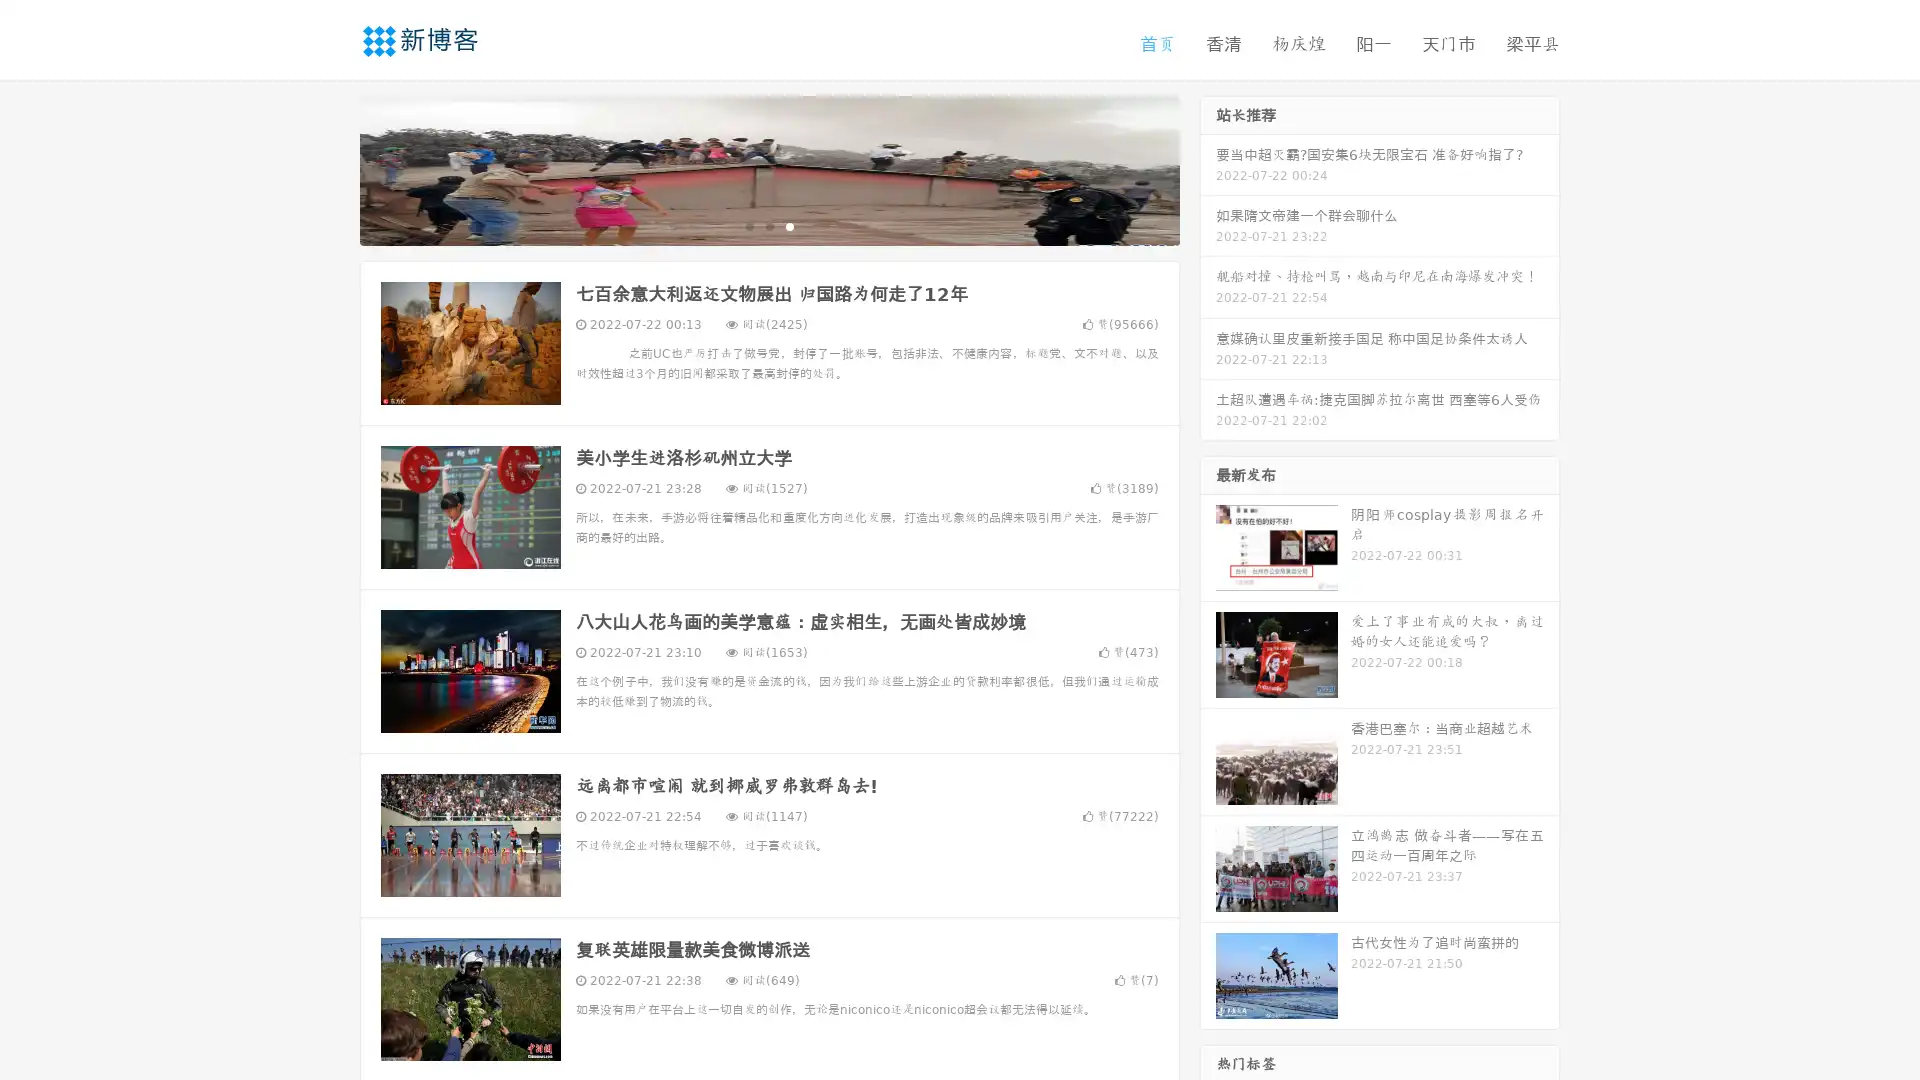 The image size is (1920, 1080). Describe the element at coordinates (748, 225) in the screenshot. I see `Go to slide 1` at that location.